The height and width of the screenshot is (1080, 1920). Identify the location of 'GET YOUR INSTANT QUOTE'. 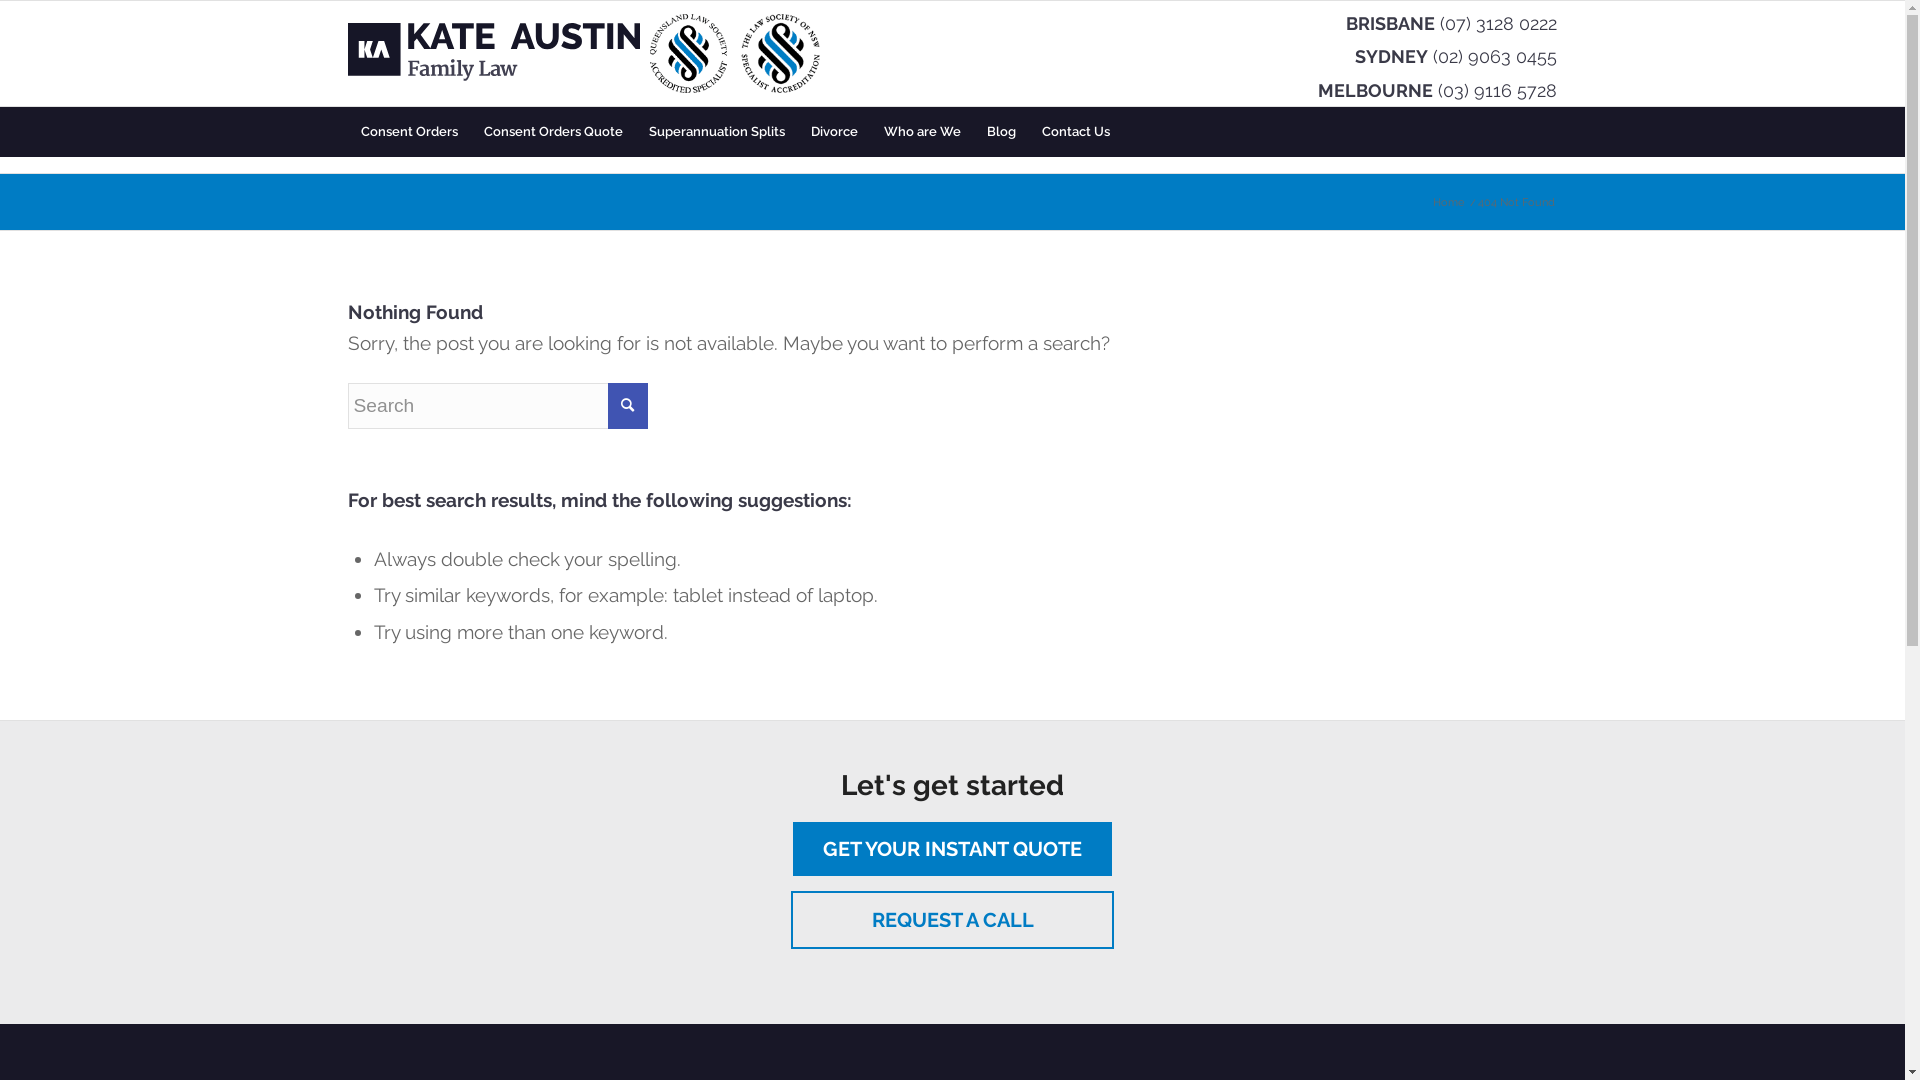
(951, 848).